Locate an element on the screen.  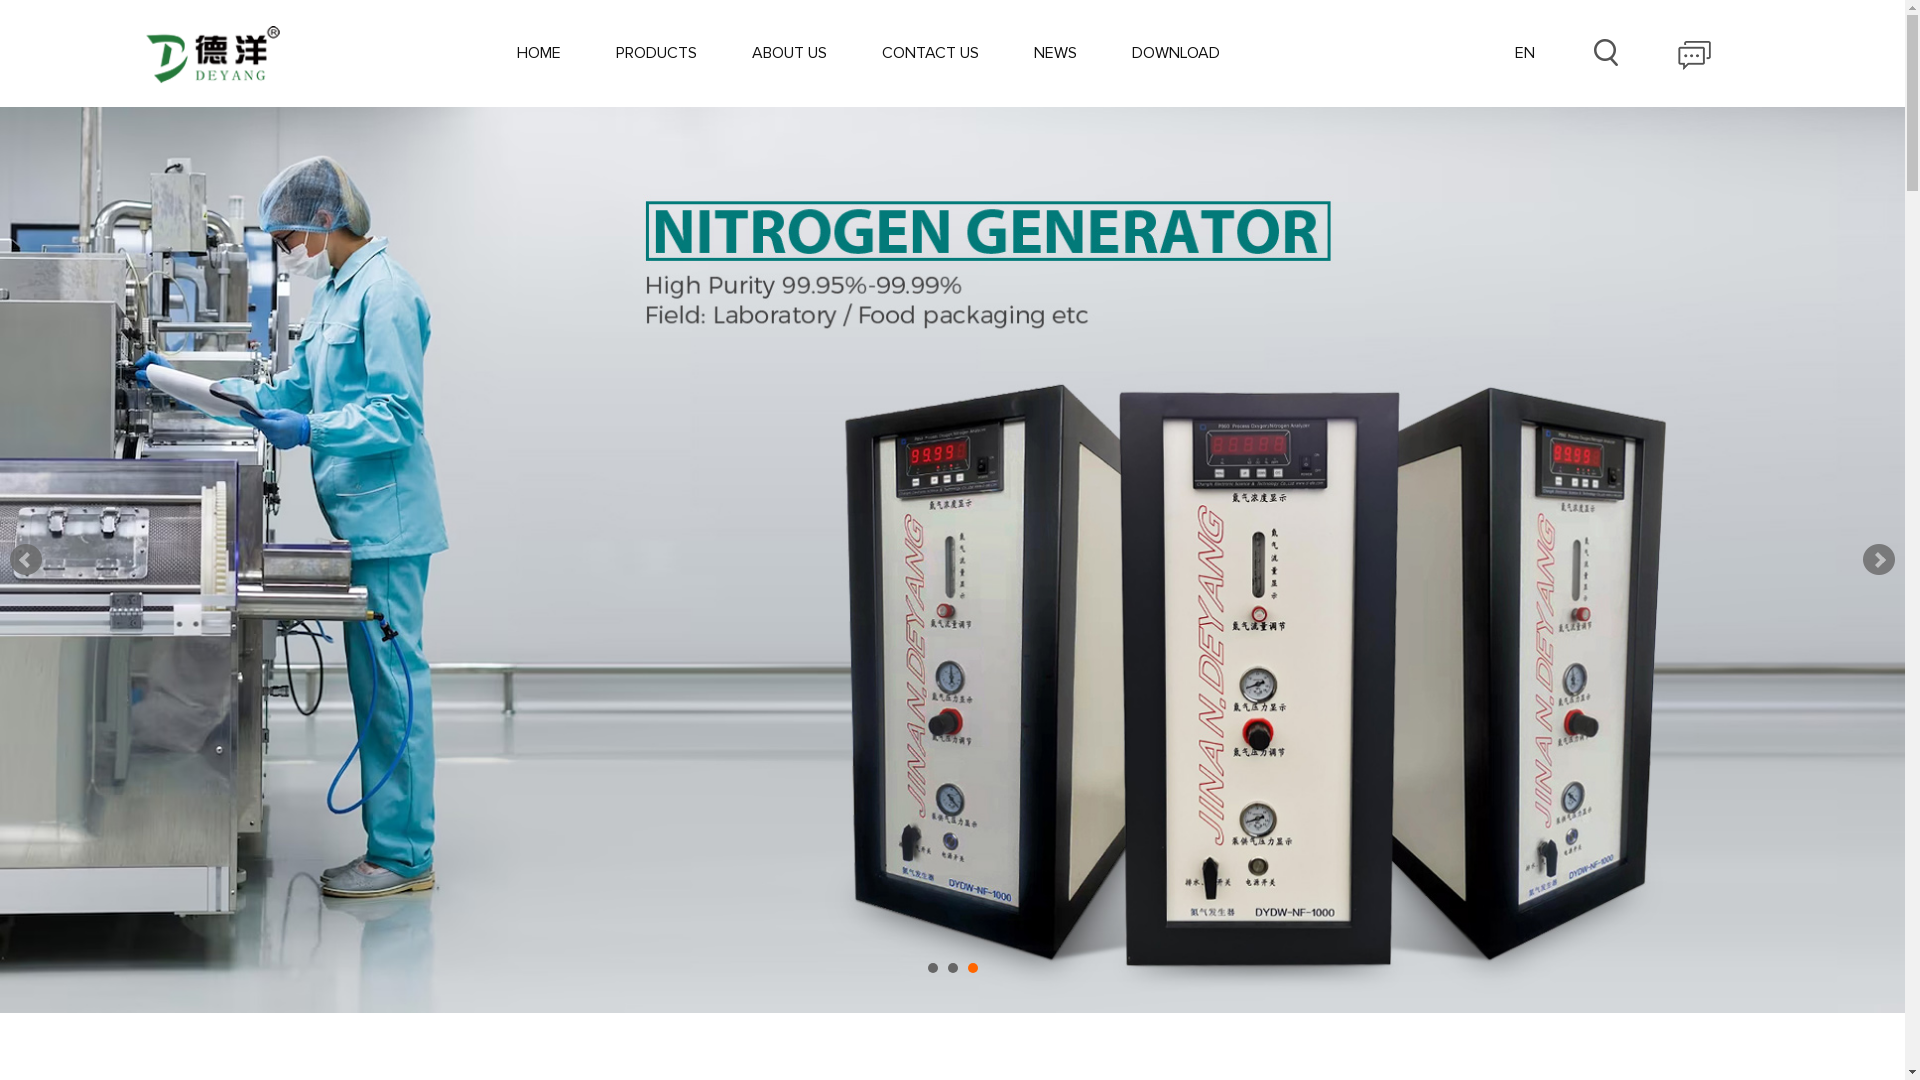
'NEWS' is located at coordinates (1054, 52).